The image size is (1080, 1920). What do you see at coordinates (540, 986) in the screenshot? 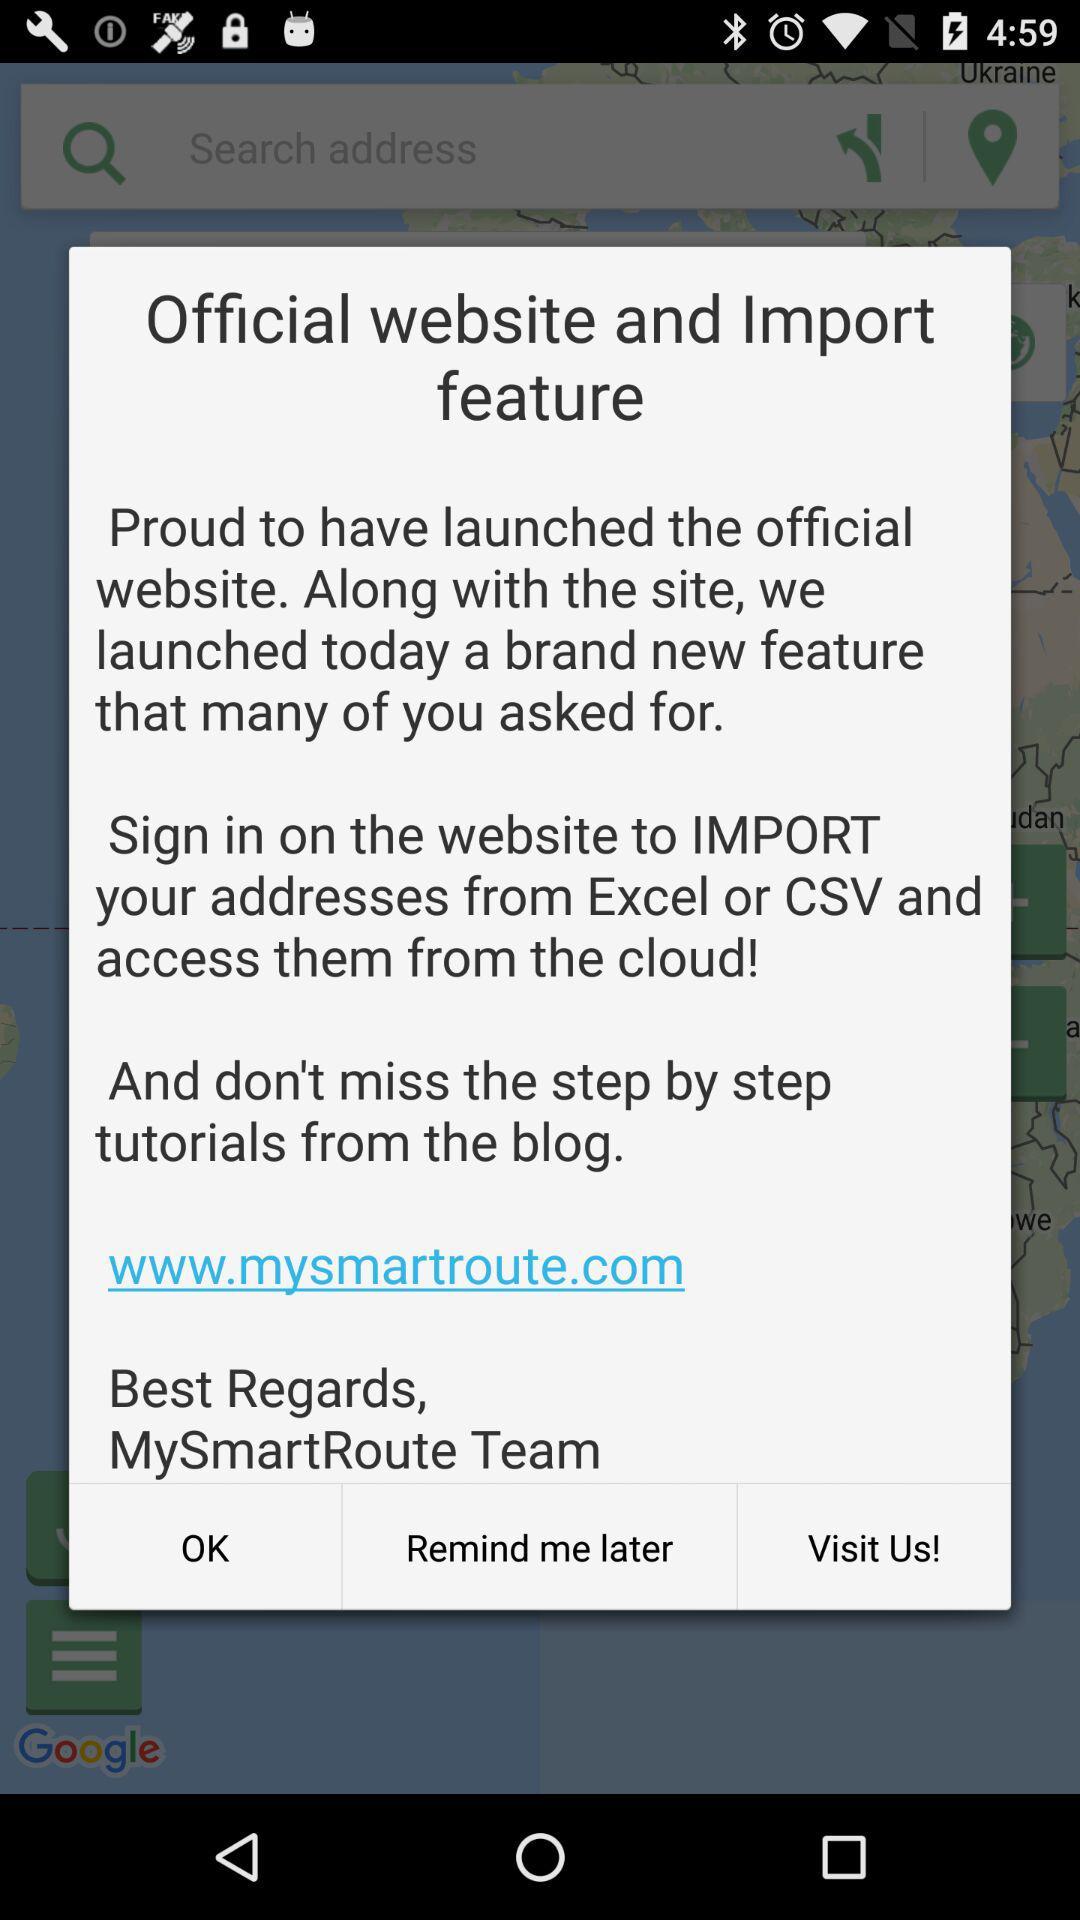
I see `icon above the ok icon` at bounding box center [540, 986].